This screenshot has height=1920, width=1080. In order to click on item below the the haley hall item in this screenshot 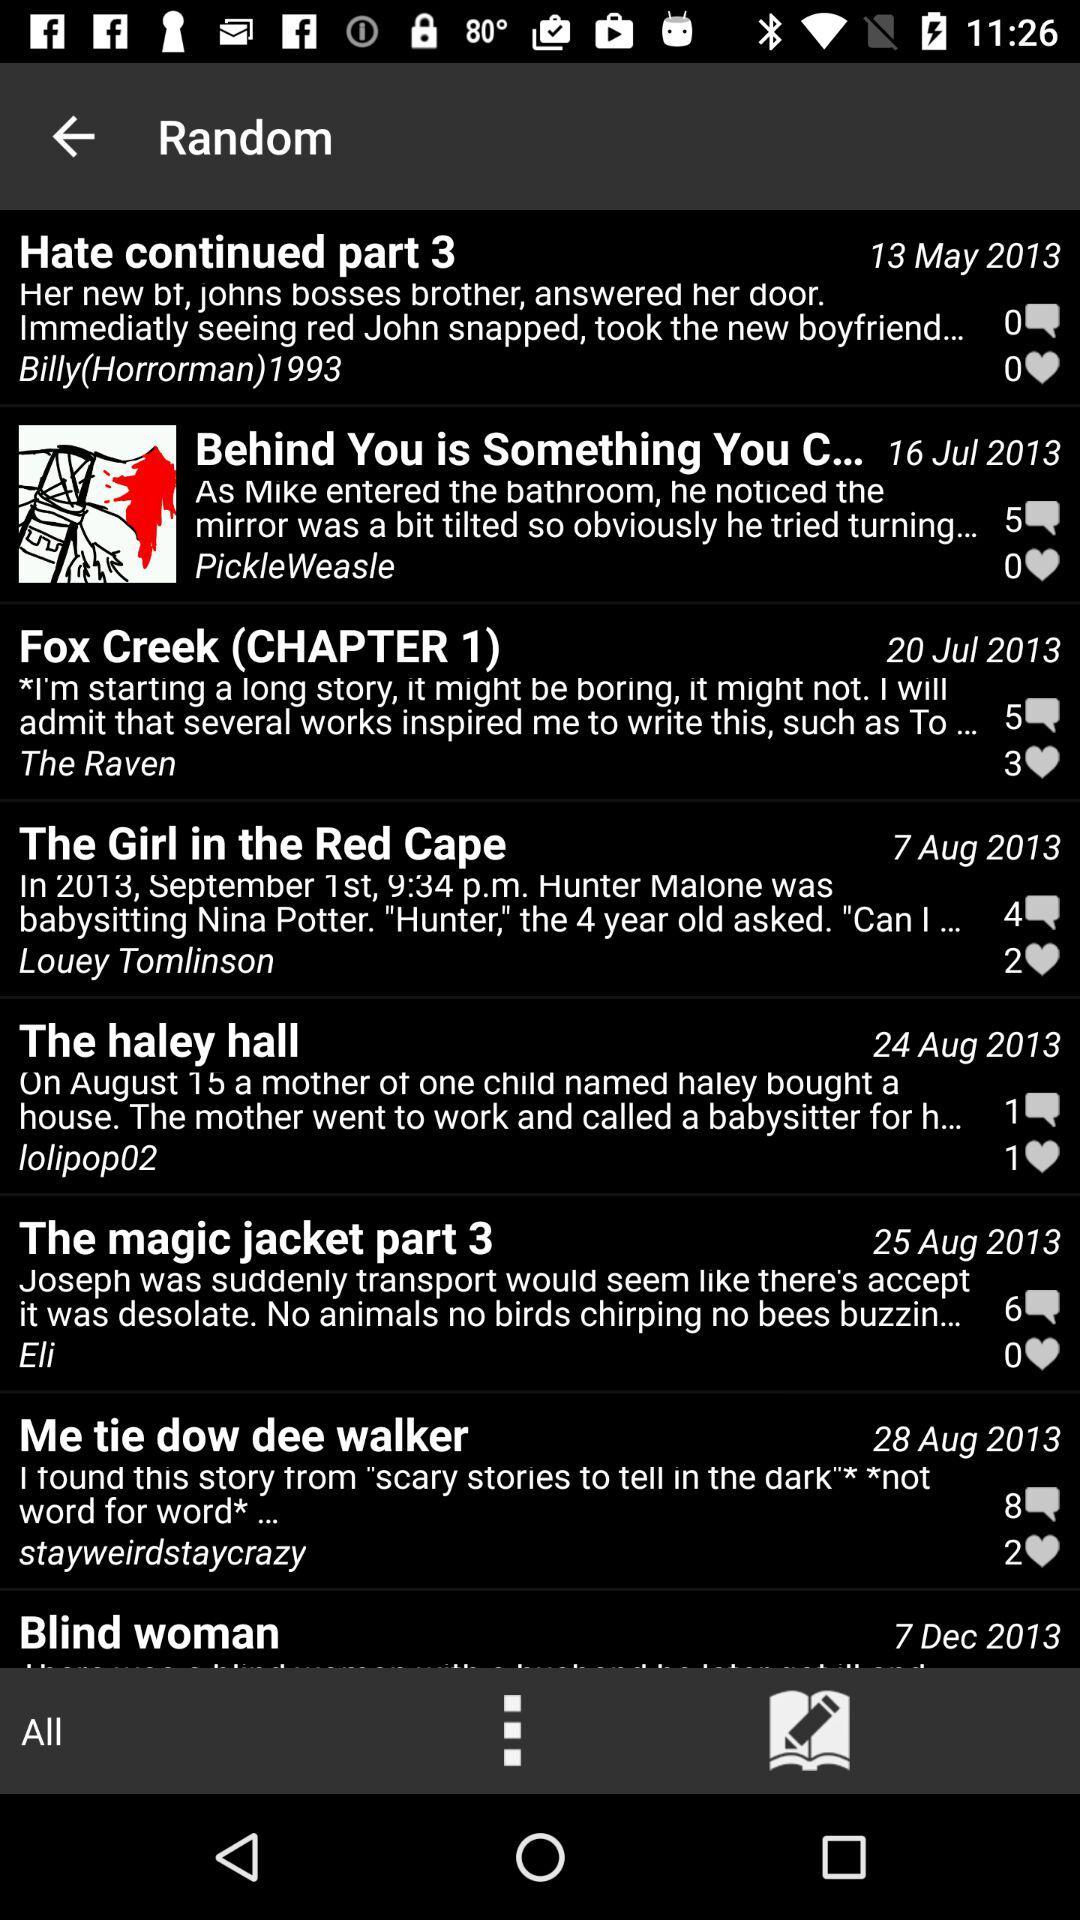, I will do `click(498, 1105)`.